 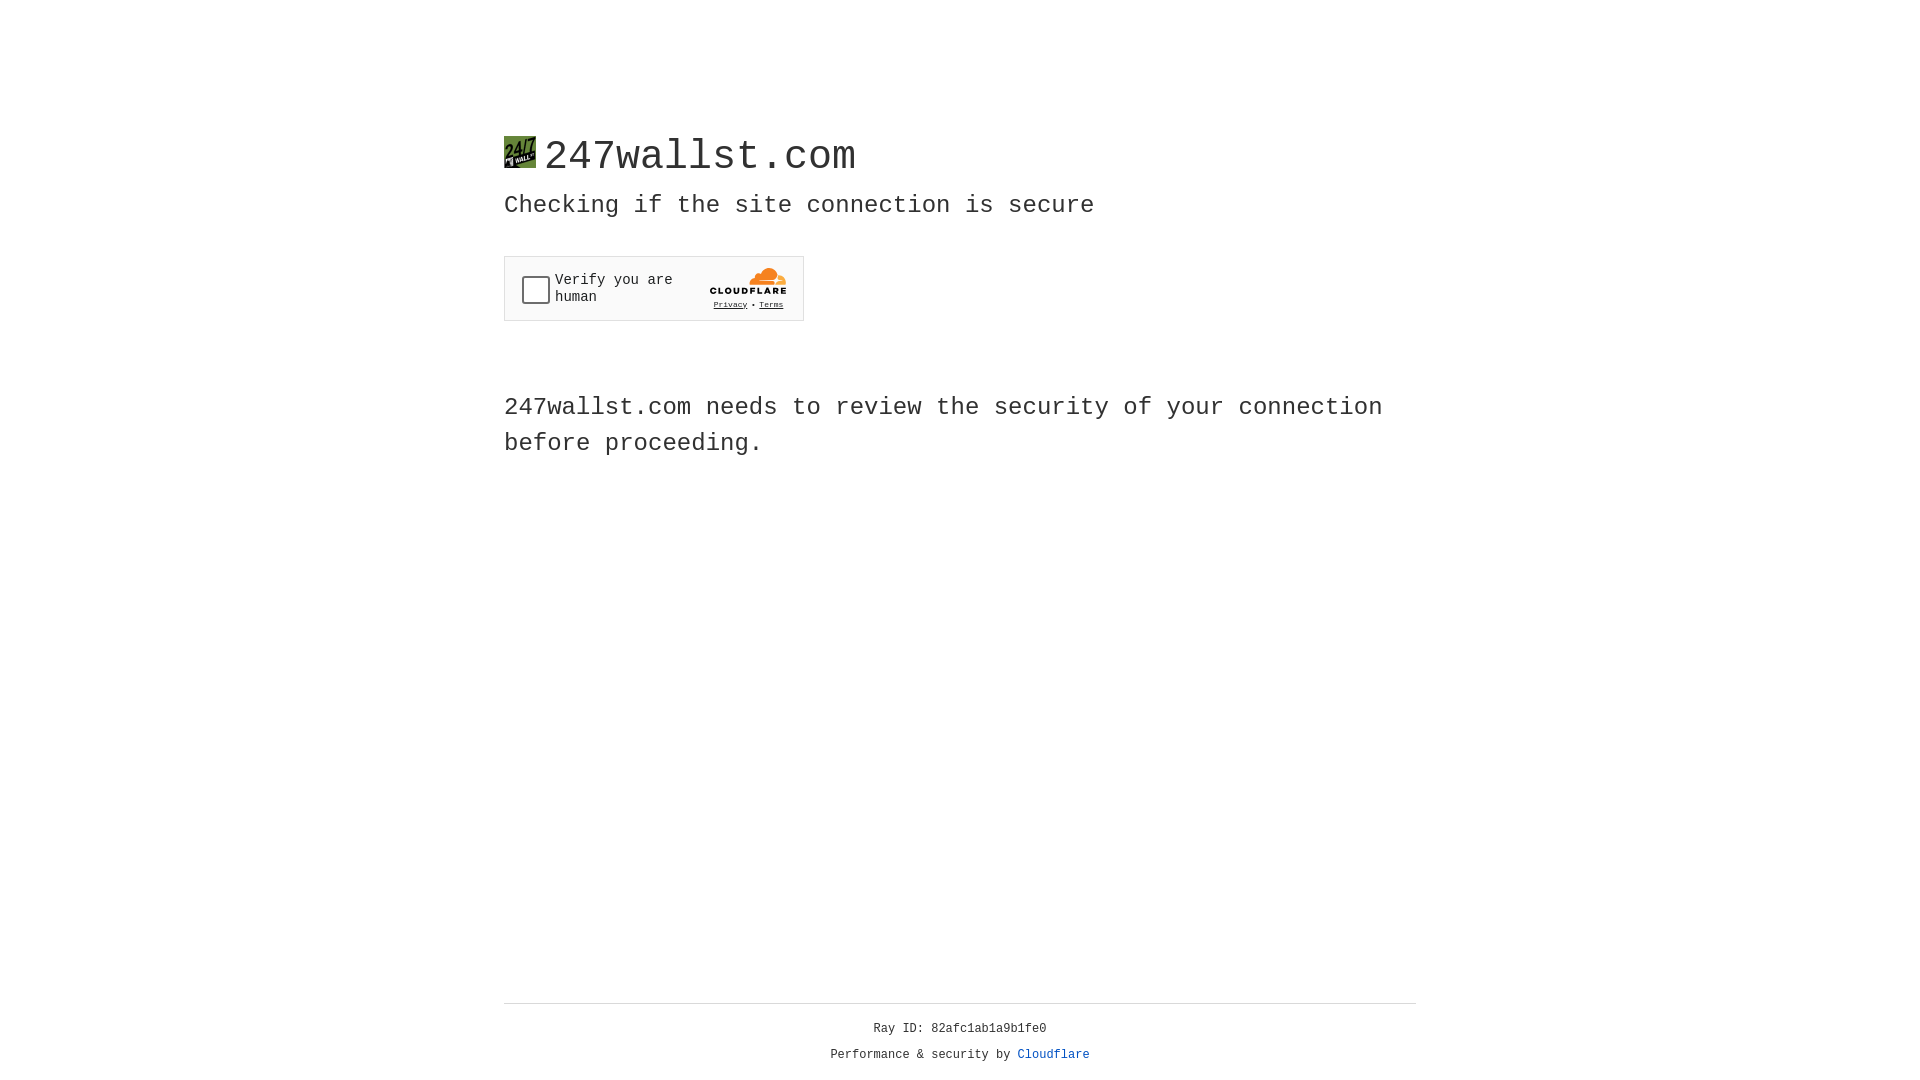 What do you see at coordinates (1053, 1054) in the screenshot?
I see `'Cloudflare'` at bounding box center [1053, 1054].